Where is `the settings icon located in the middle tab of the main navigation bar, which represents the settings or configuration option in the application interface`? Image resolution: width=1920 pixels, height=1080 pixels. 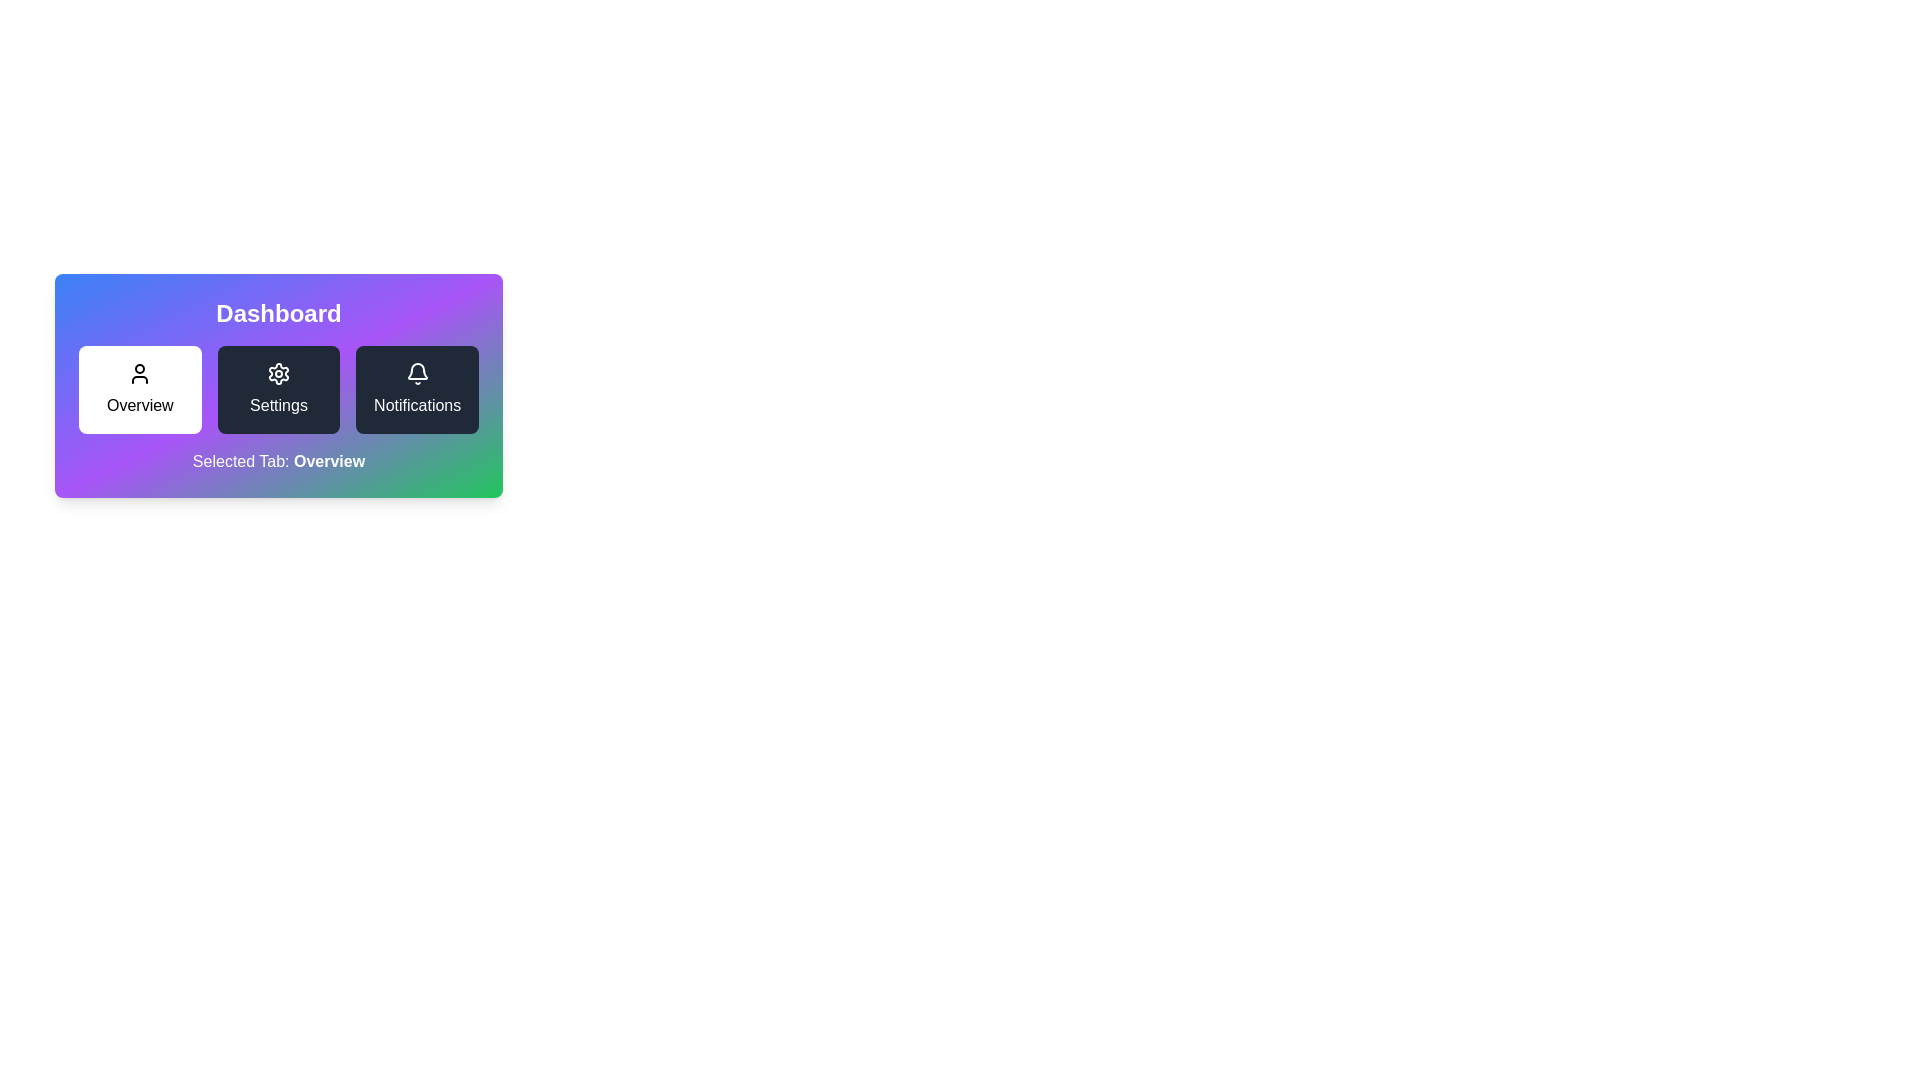 the settings icon located in the middle tab of the main navigation bar, which represents the settings or configuration option in the application interface is located at coordinates (277, 374).